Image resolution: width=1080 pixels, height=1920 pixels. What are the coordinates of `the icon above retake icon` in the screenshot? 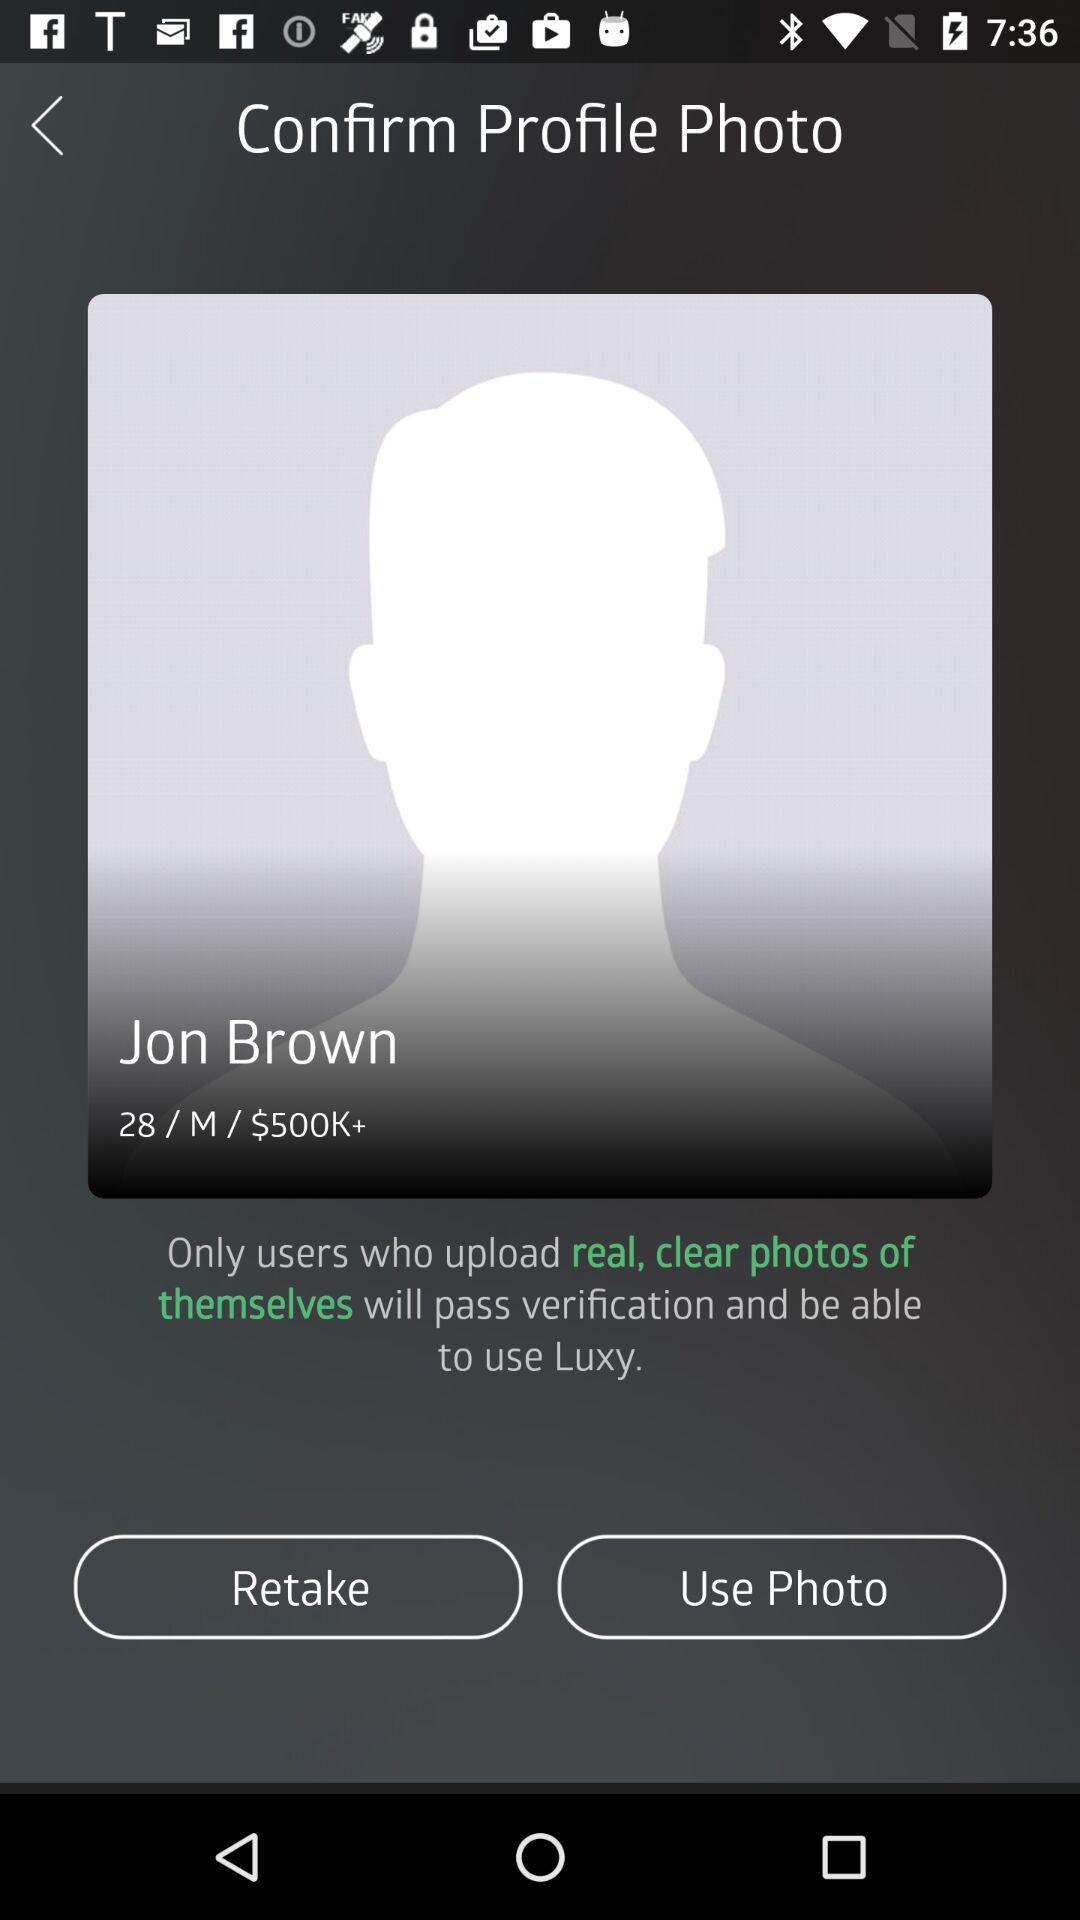 It's located at (540, 1302).